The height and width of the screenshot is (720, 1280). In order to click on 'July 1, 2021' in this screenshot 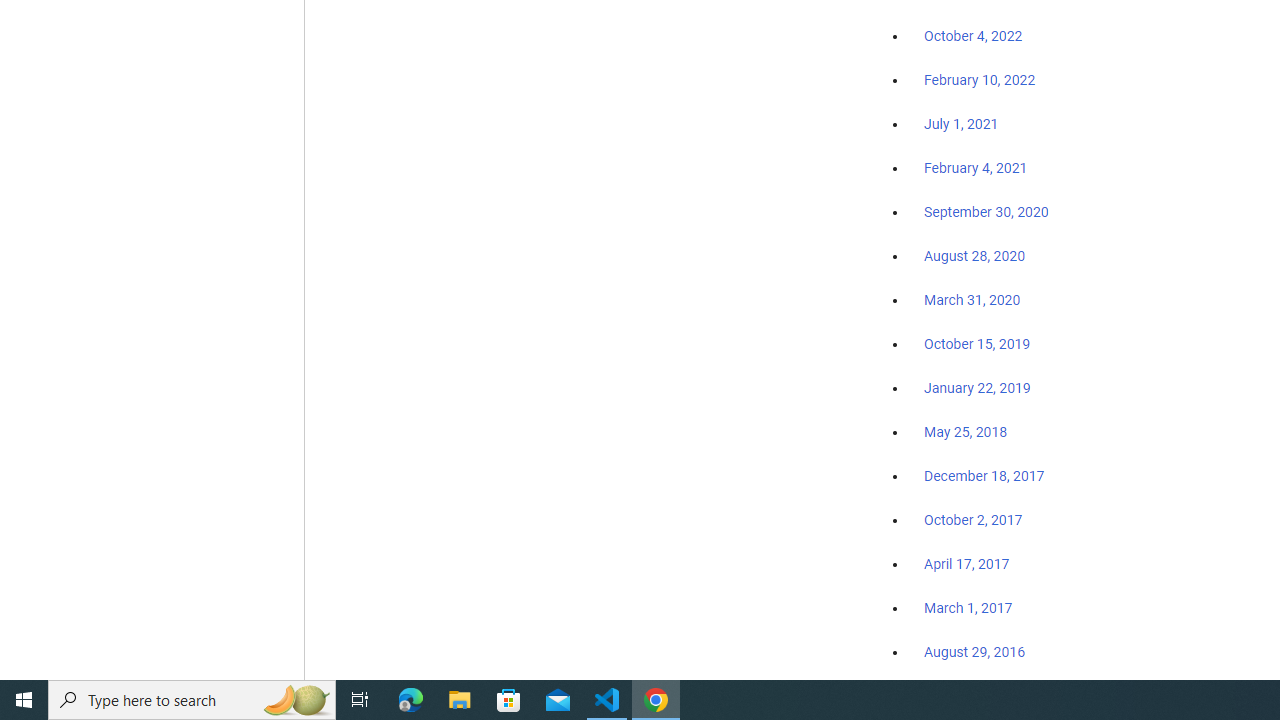, I will do `click(961, 124)`.